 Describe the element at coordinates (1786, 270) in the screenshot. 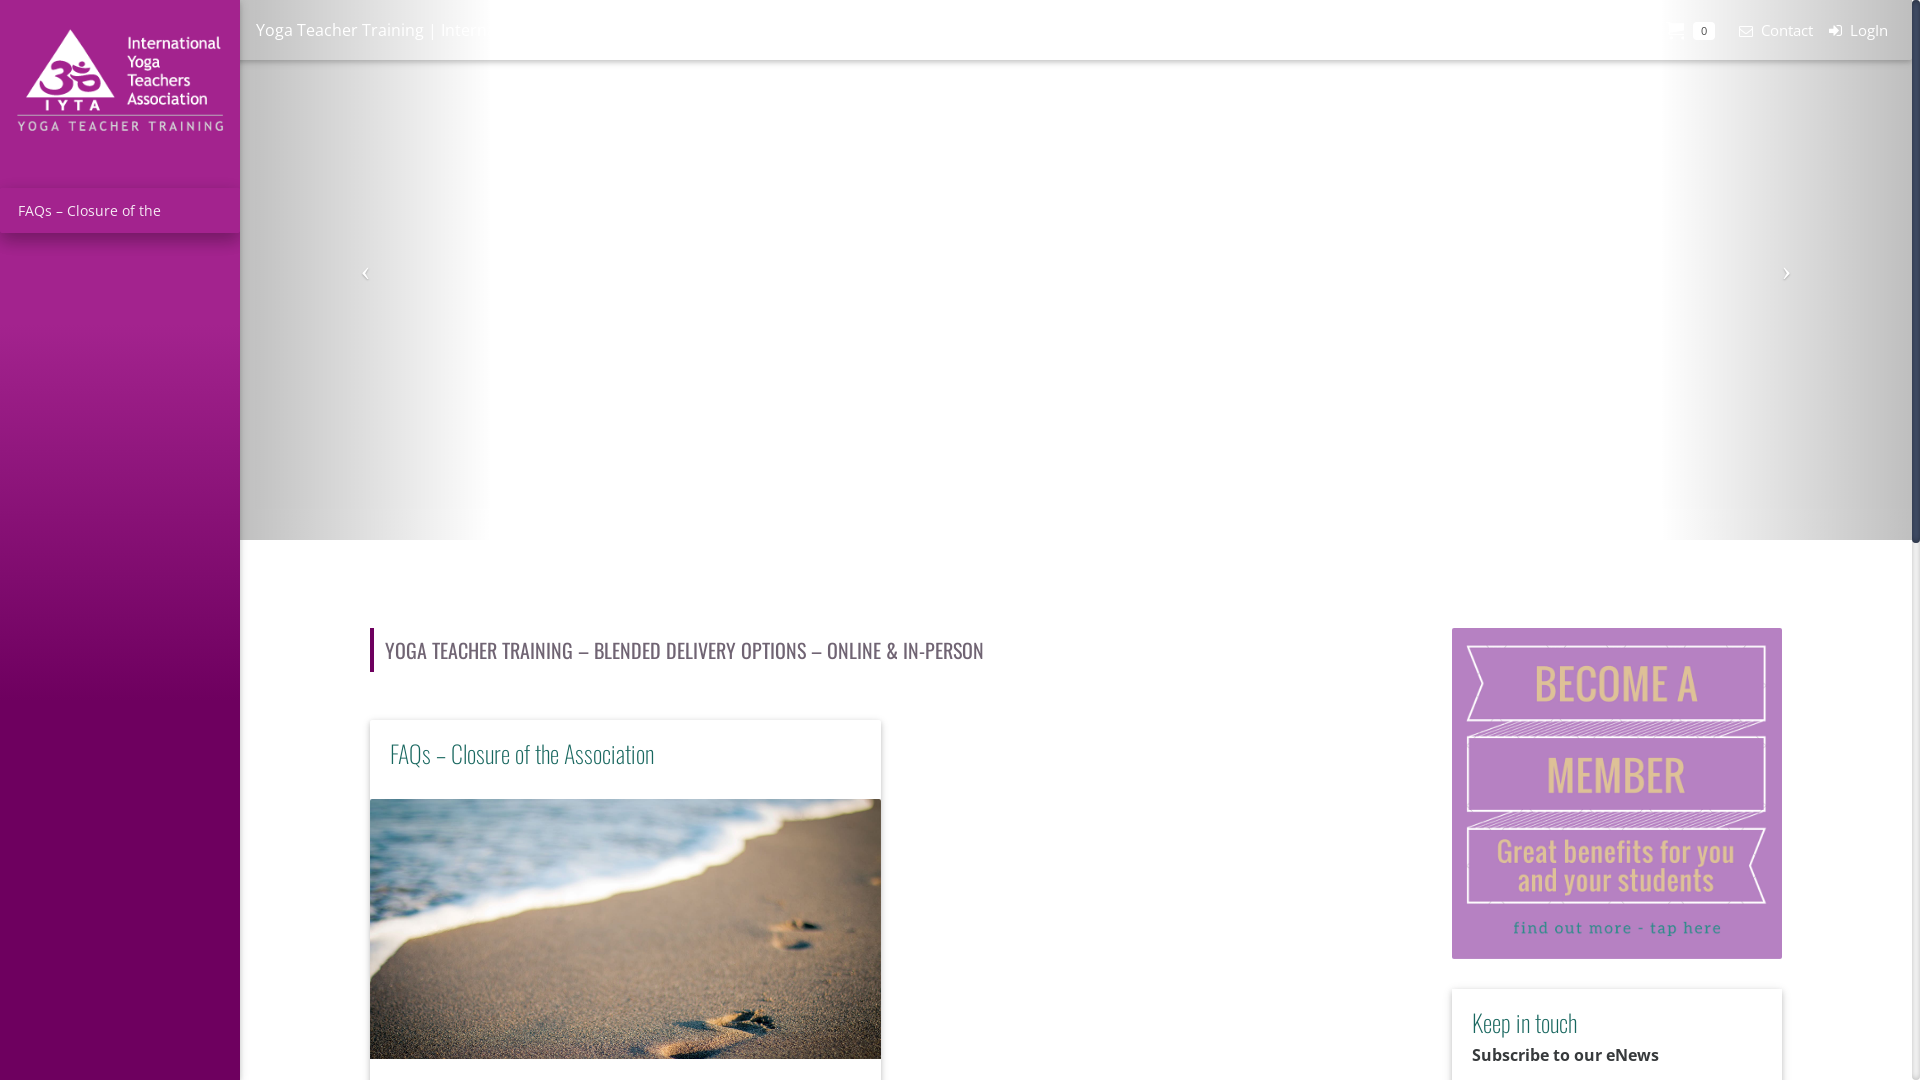

I see `'Next'` at that location.